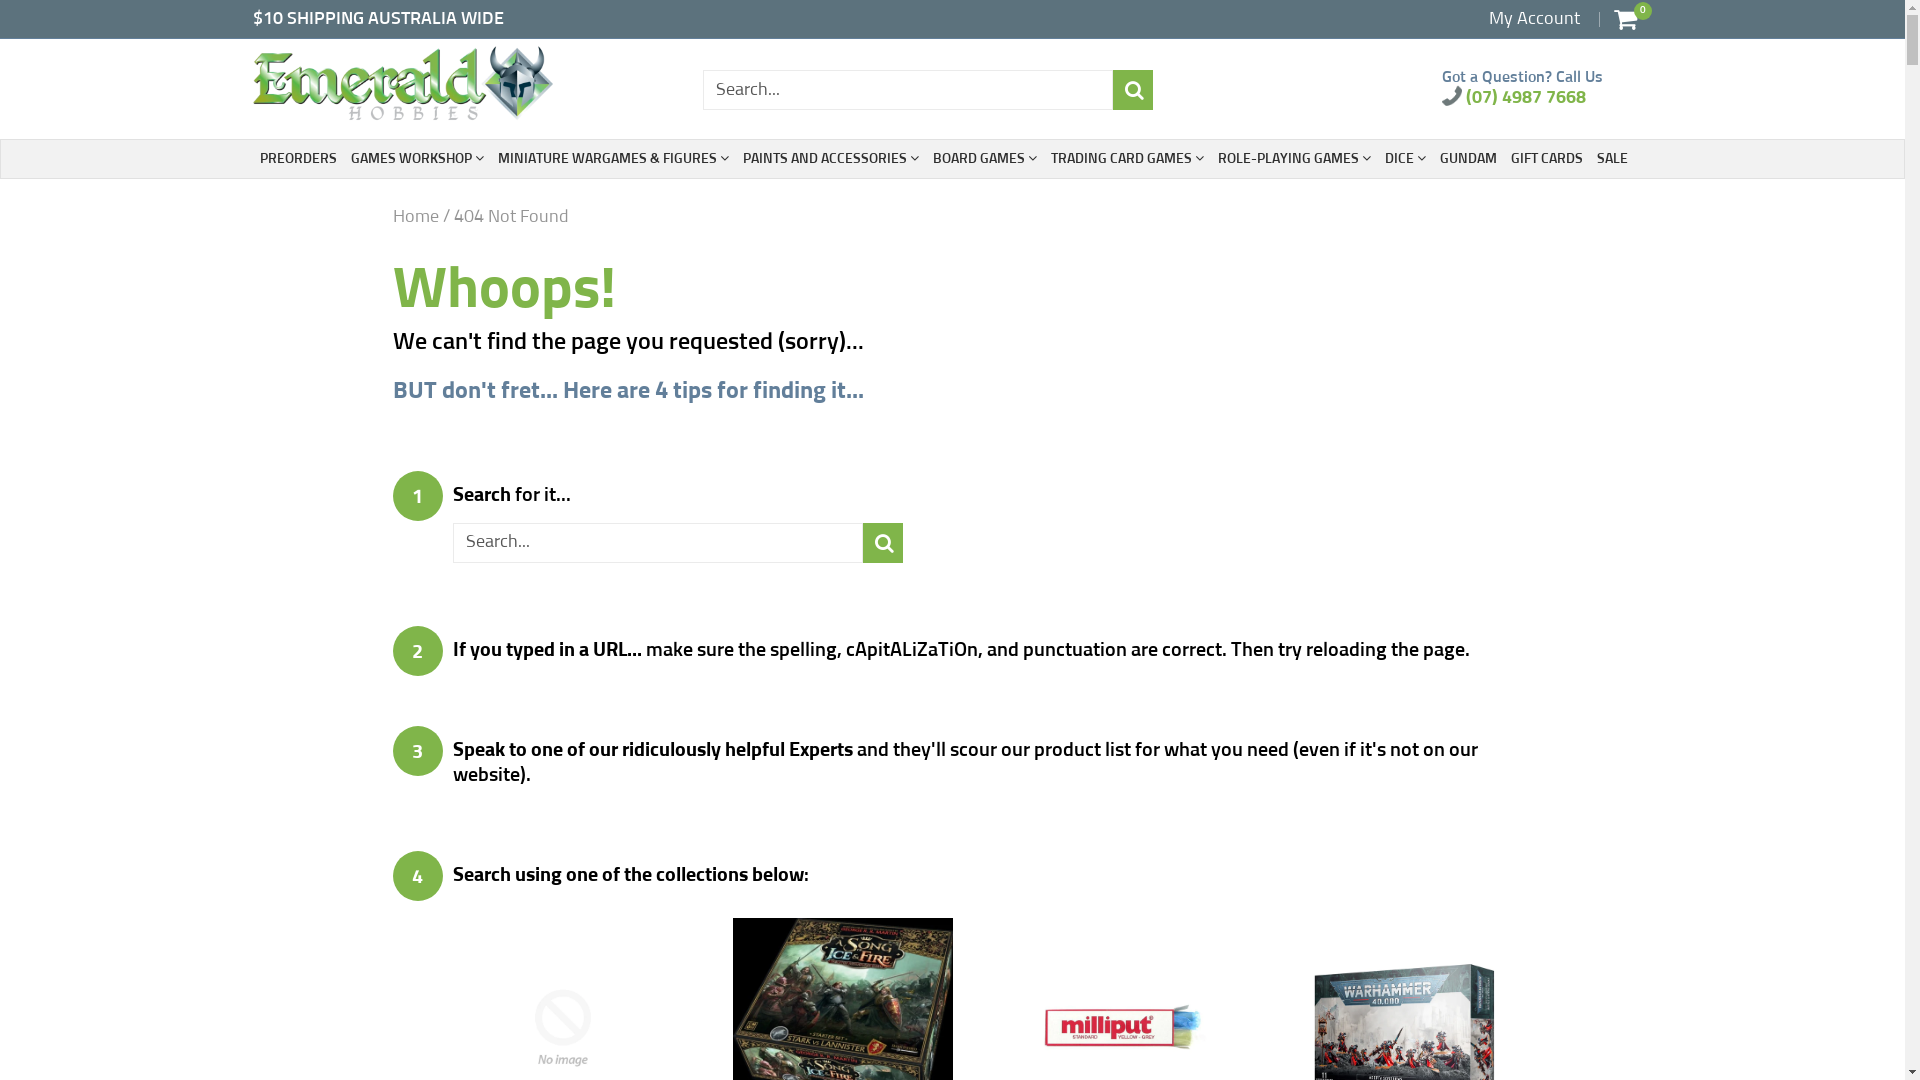  What do you see at coordinates (1403, 157) in the screenshot?
I see `'DICE'` at bounding box center [1403, 157].